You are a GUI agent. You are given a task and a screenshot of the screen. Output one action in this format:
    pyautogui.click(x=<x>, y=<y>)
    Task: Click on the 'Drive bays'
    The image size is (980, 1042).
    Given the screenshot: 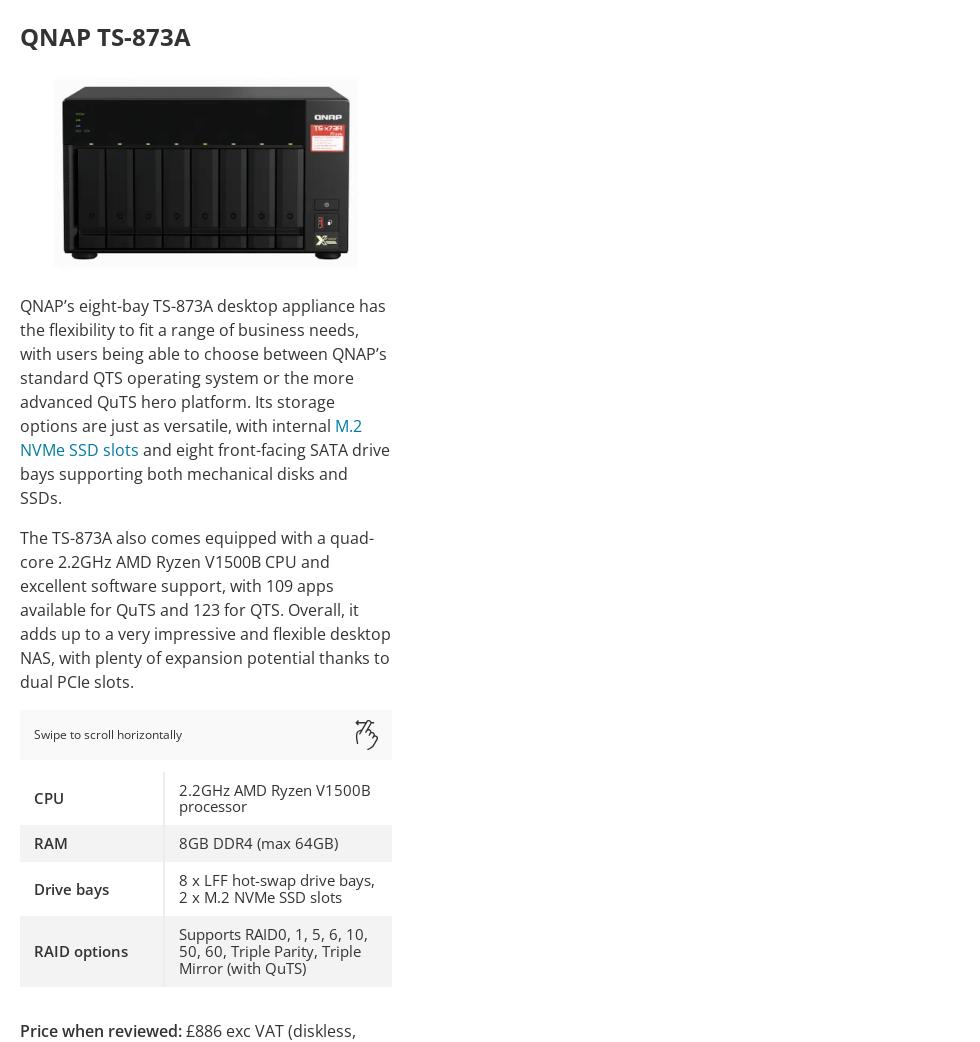 What is the action you would take?
    pyautogui.click(x=71, y=886)
    